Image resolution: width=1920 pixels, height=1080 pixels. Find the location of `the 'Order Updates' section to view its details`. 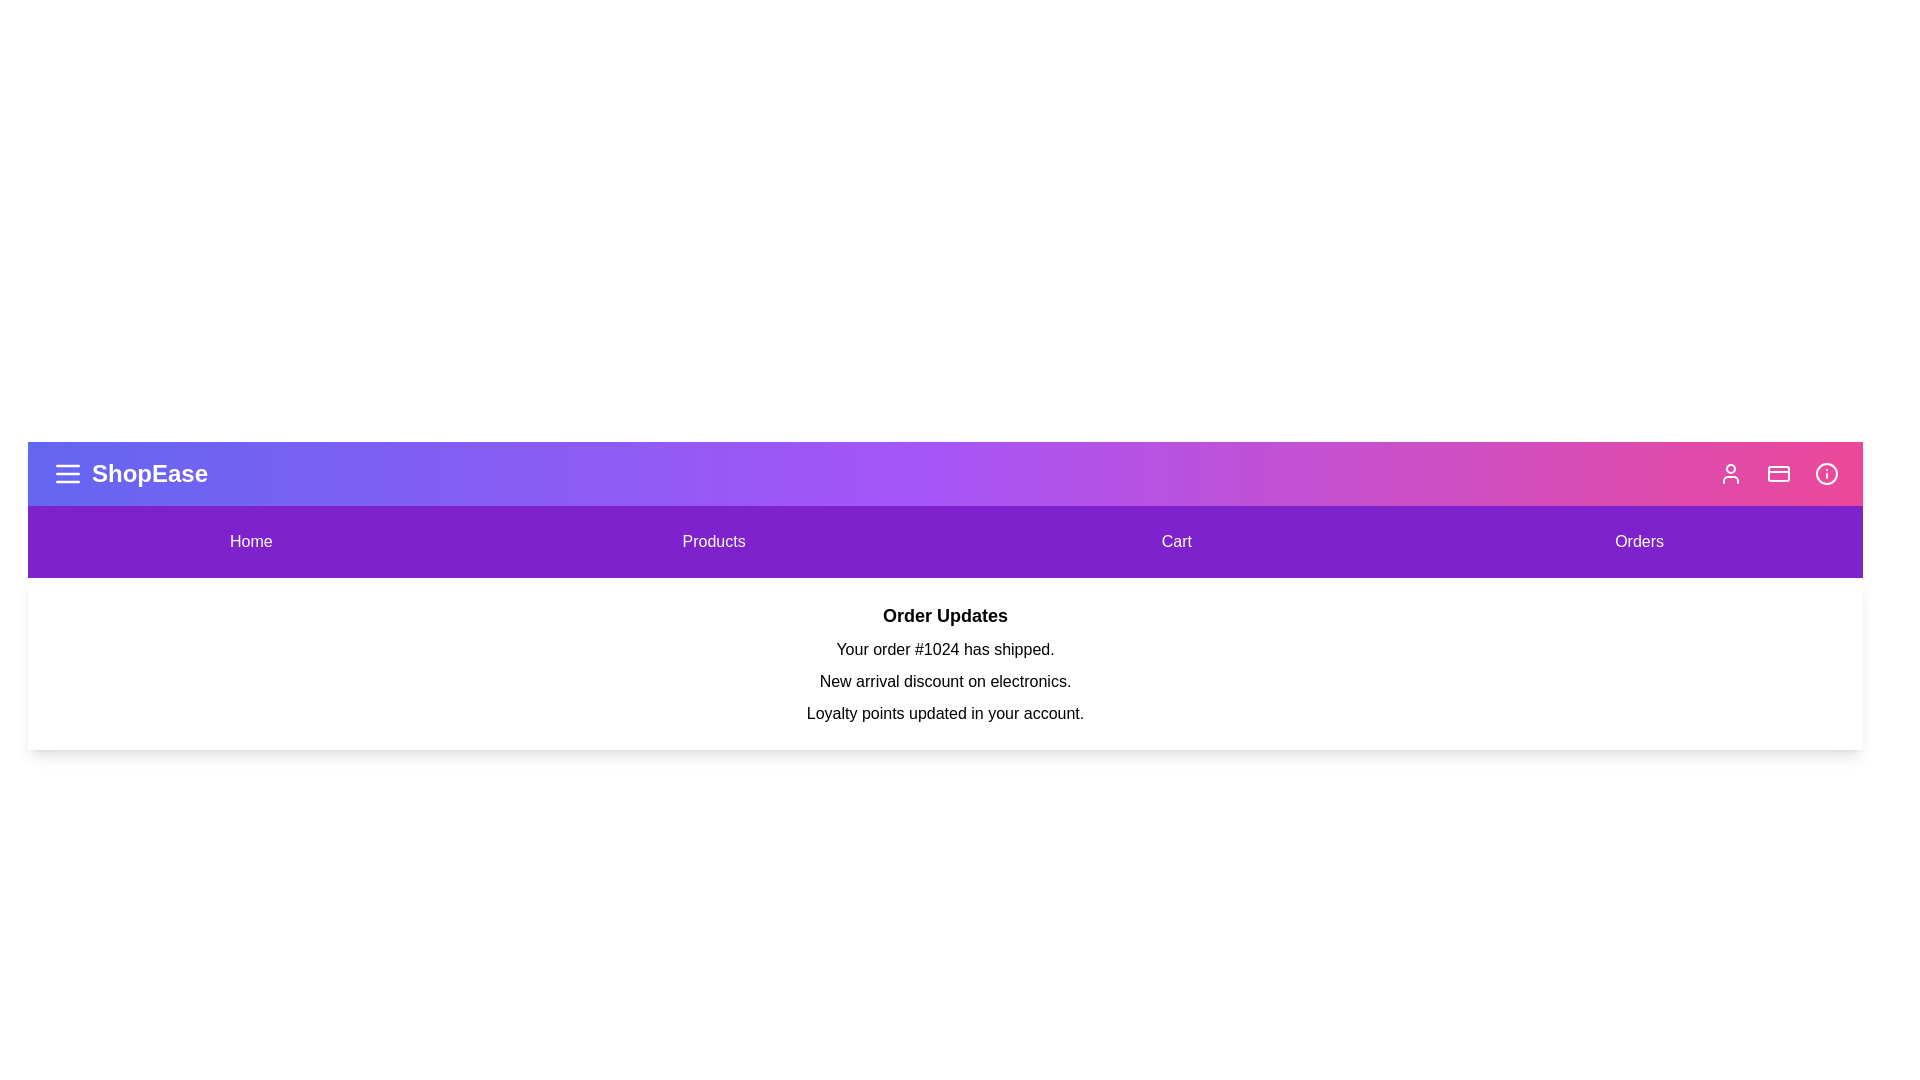

the 'Order Updates' section to view its details is located at coordinates (944, 615).